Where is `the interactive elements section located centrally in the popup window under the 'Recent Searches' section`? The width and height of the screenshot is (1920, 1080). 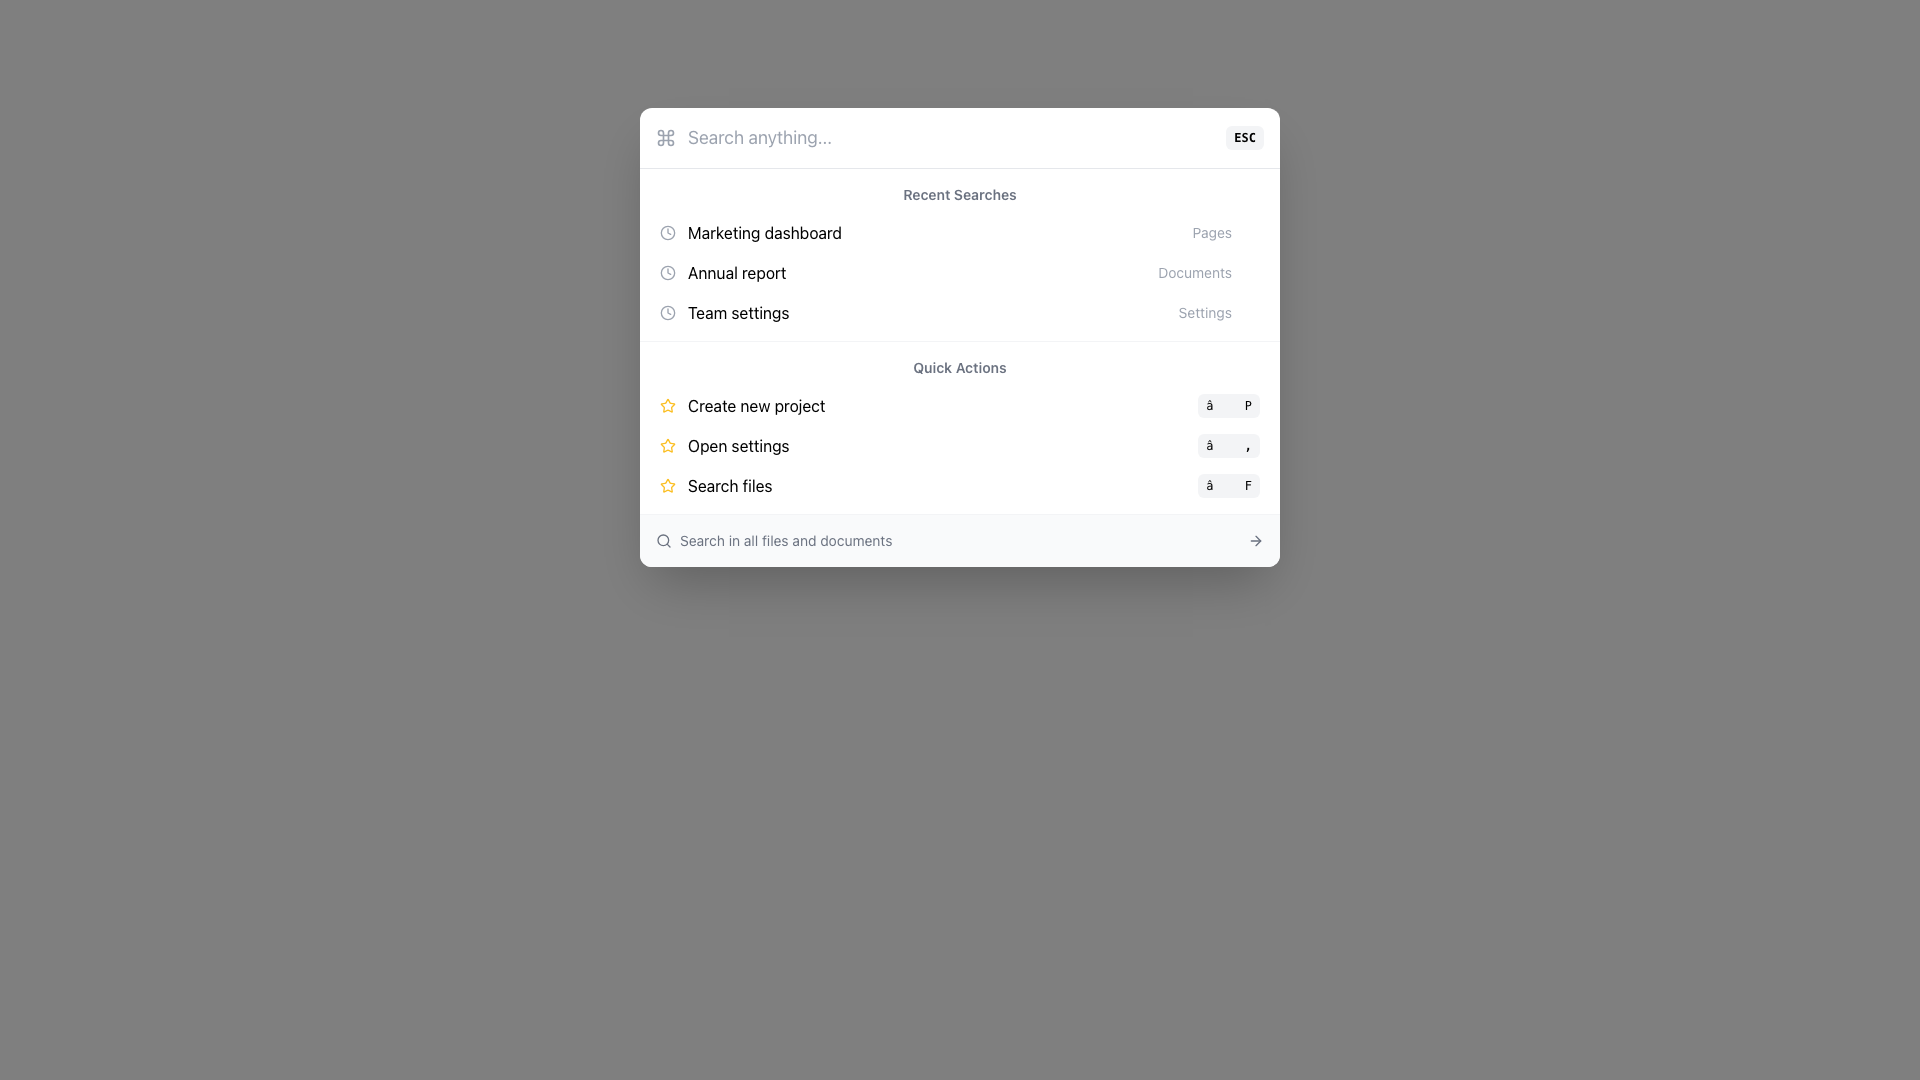
the interactive elements section located centrally in the popup window under the 'Recent Searches' section is located at coordinates (960, 426).